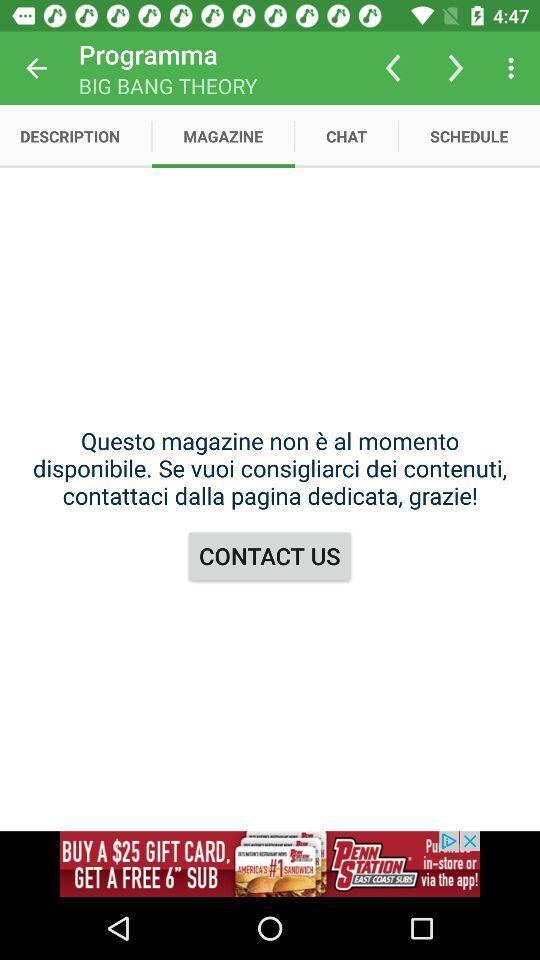 The width and height of the screenshot is (540, 960). What do you see at coordinates (270, 863) in the screenshot?
I see `advertisement adding button` at bounding box center [270, 863].